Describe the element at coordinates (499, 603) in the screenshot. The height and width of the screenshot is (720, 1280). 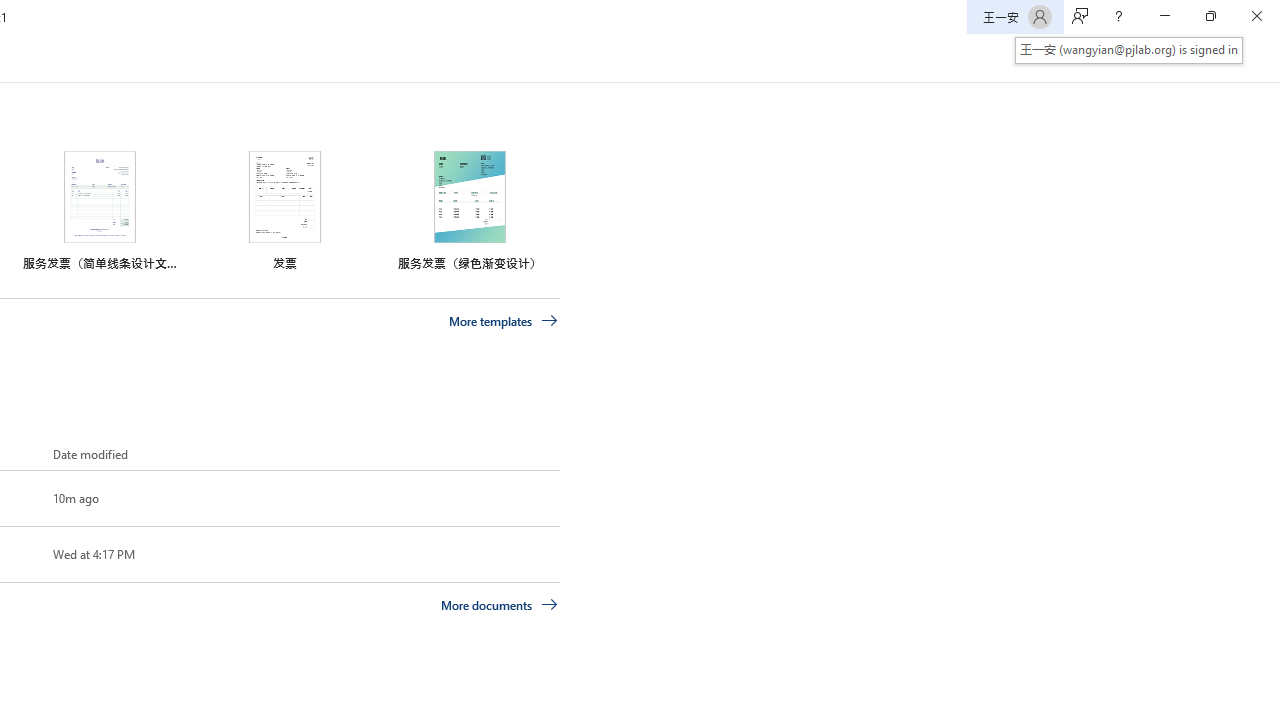
I see `'More documents'` at that location.